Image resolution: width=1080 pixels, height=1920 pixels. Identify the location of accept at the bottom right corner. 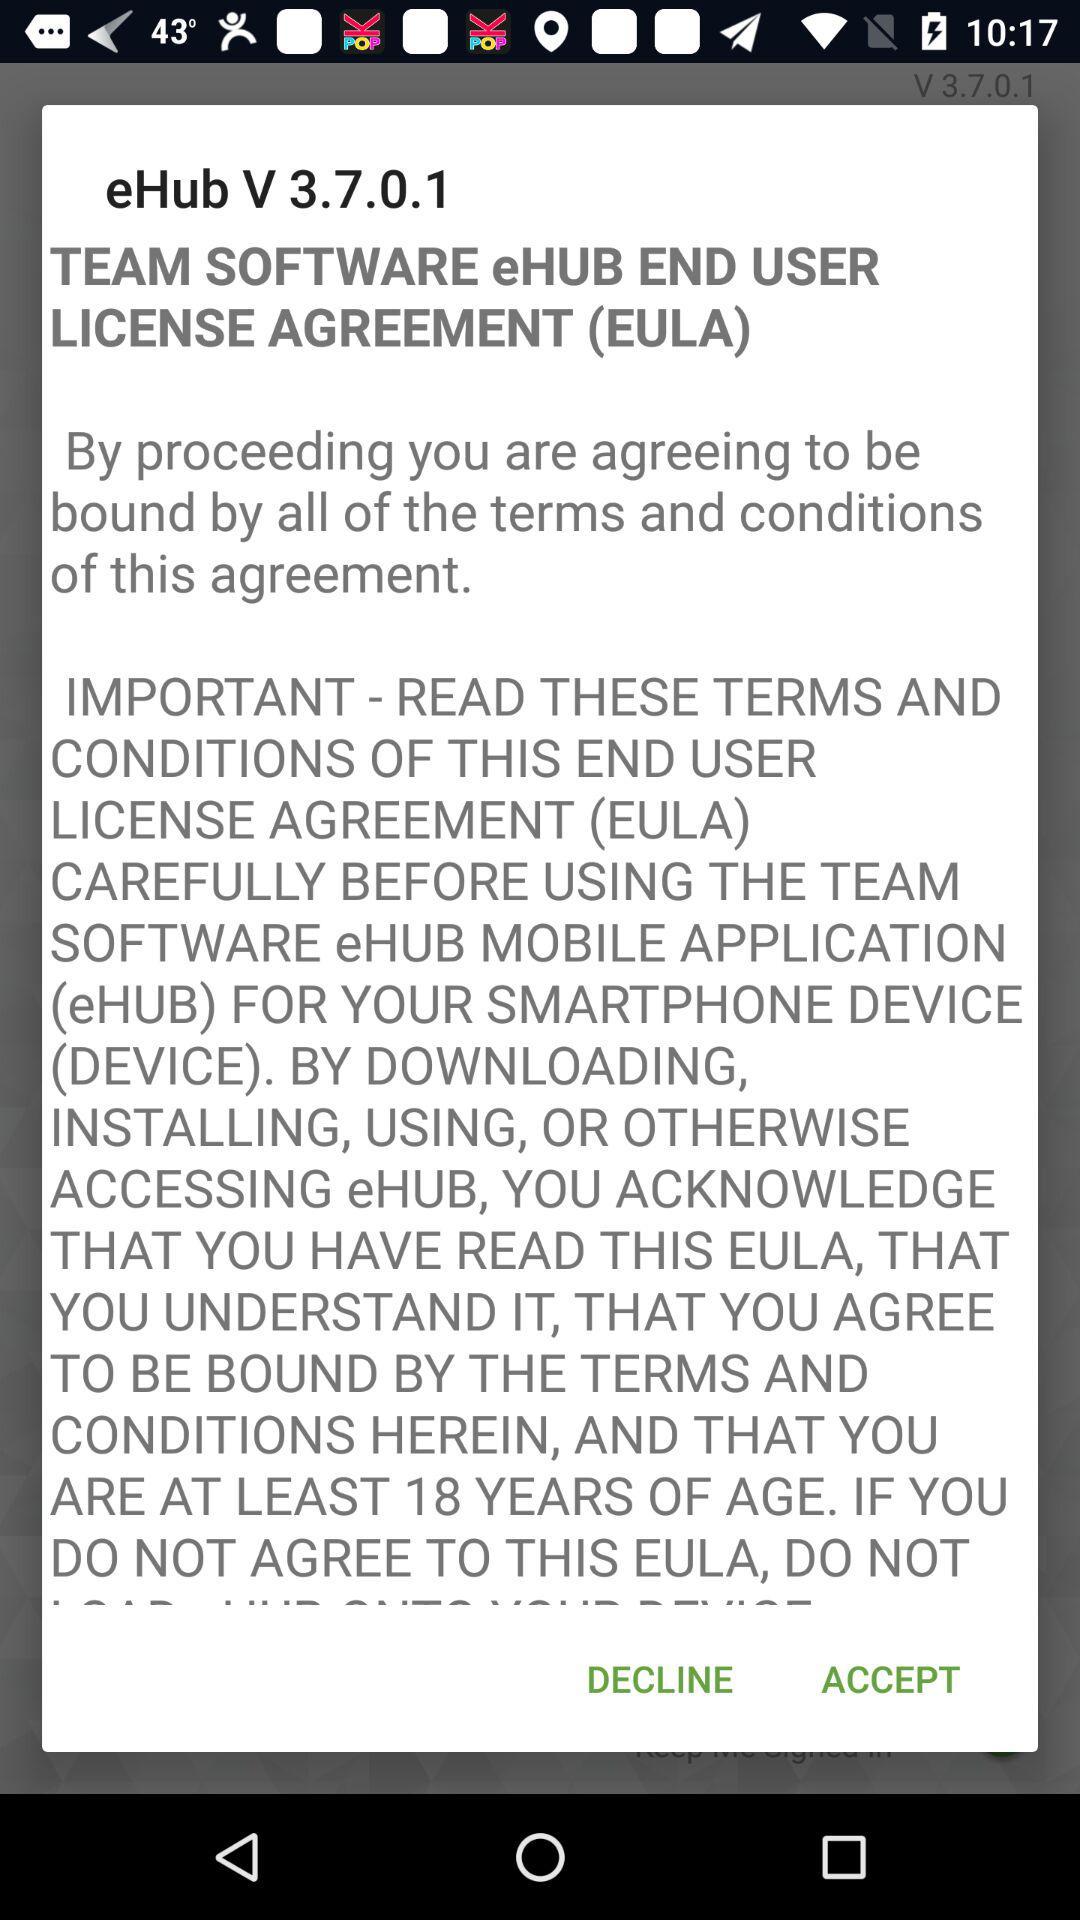
(890, 1678).